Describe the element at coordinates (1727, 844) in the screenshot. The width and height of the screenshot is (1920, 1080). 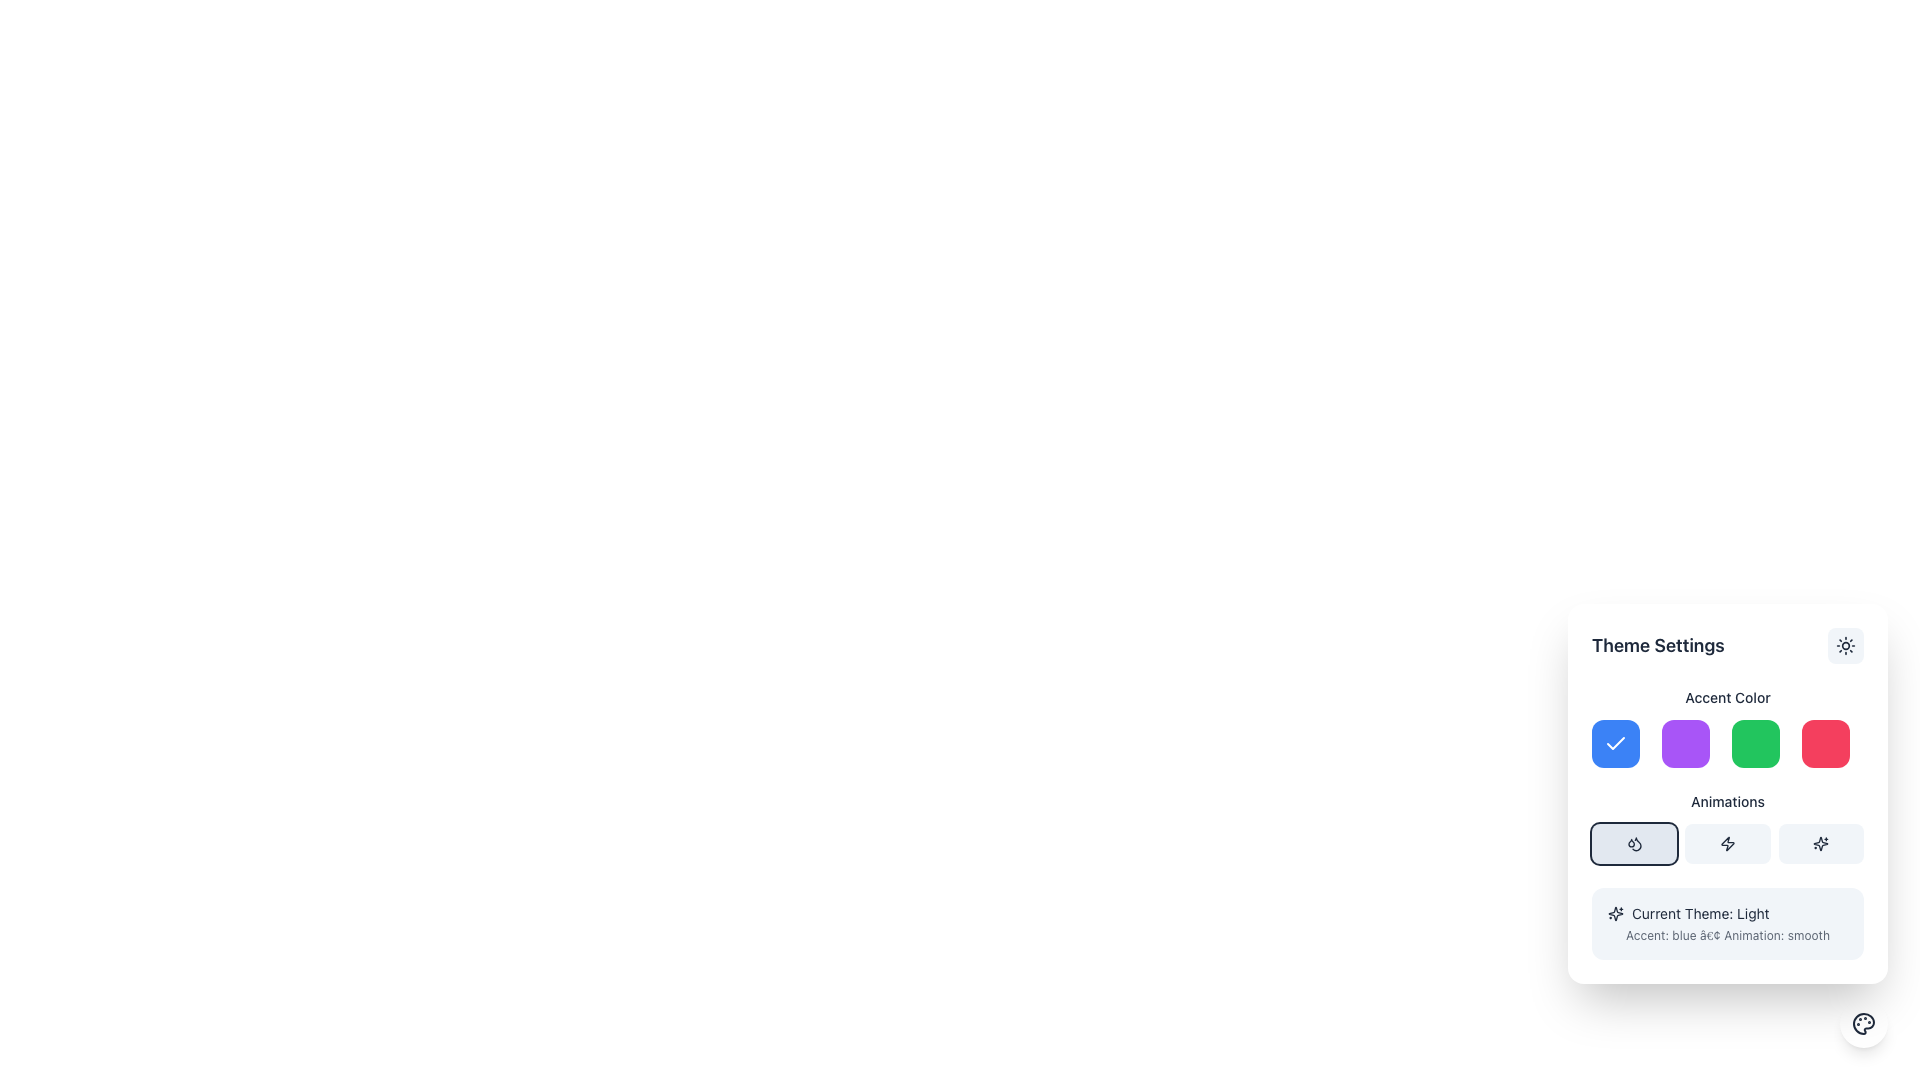
I see `the button with the lightning bolt icon in the middle column of the 'Animations' section` at that location.